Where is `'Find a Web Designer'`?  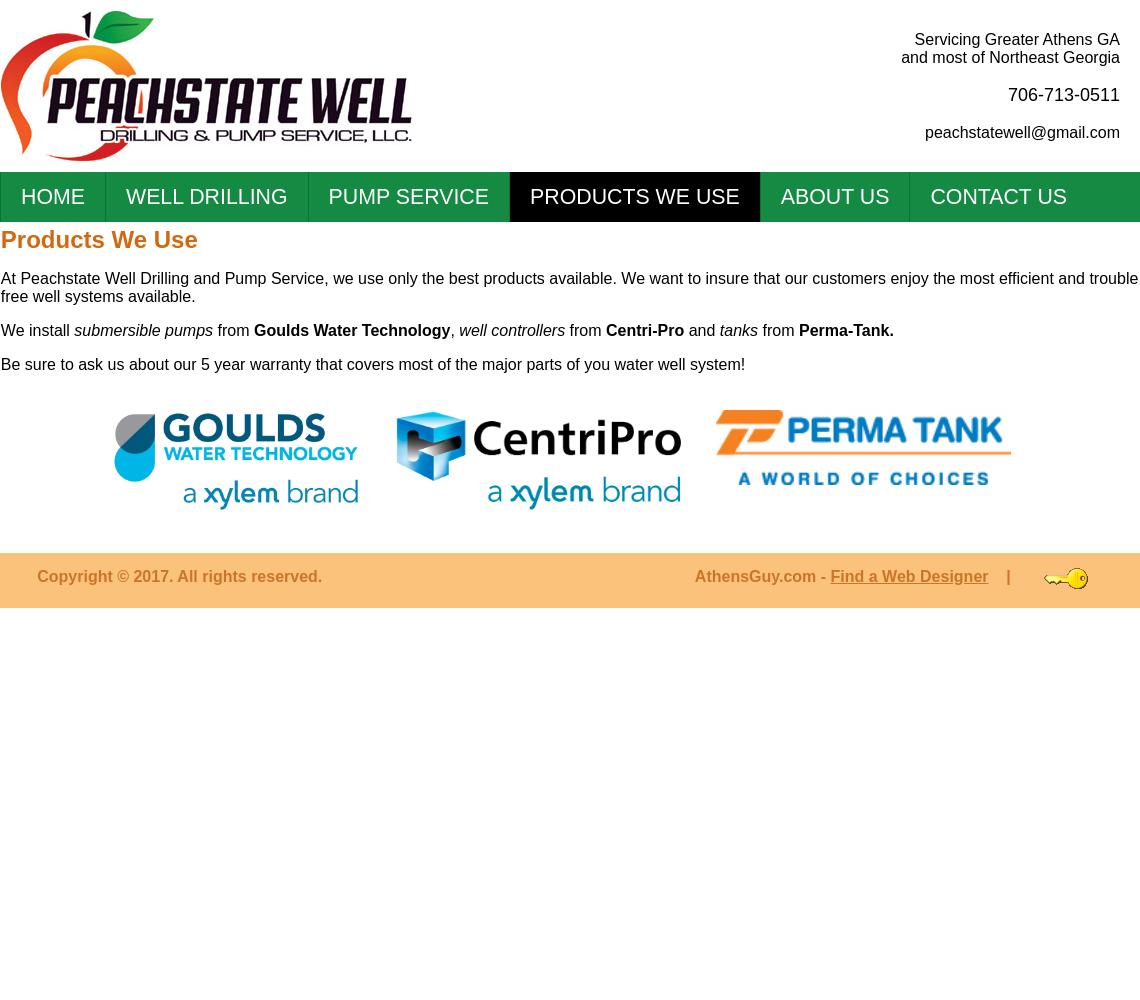
'Find a Web Designer' is located at coordinates (909, 575).